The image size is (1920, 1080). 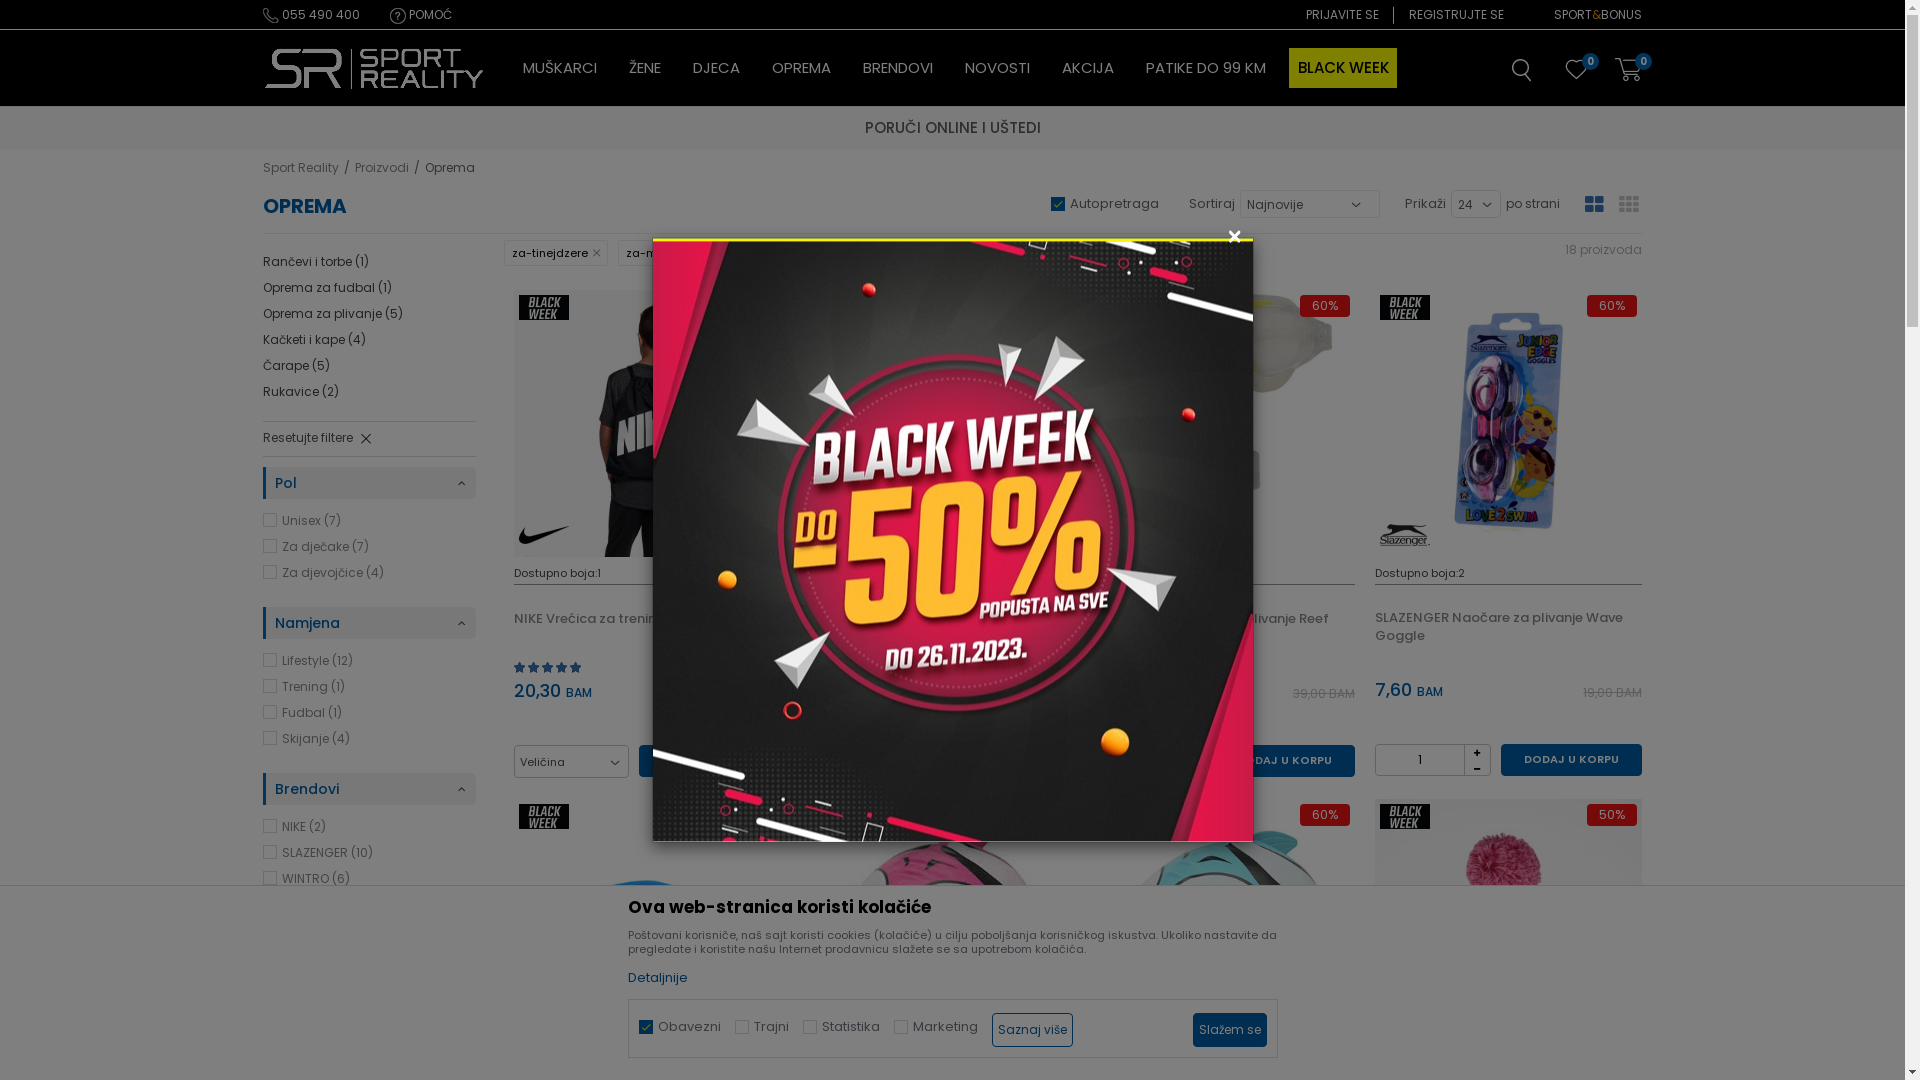 What do you see at coordinates (1627, 69) in the screenshot?
I see `'0'` at bounding box center [1627, 69].